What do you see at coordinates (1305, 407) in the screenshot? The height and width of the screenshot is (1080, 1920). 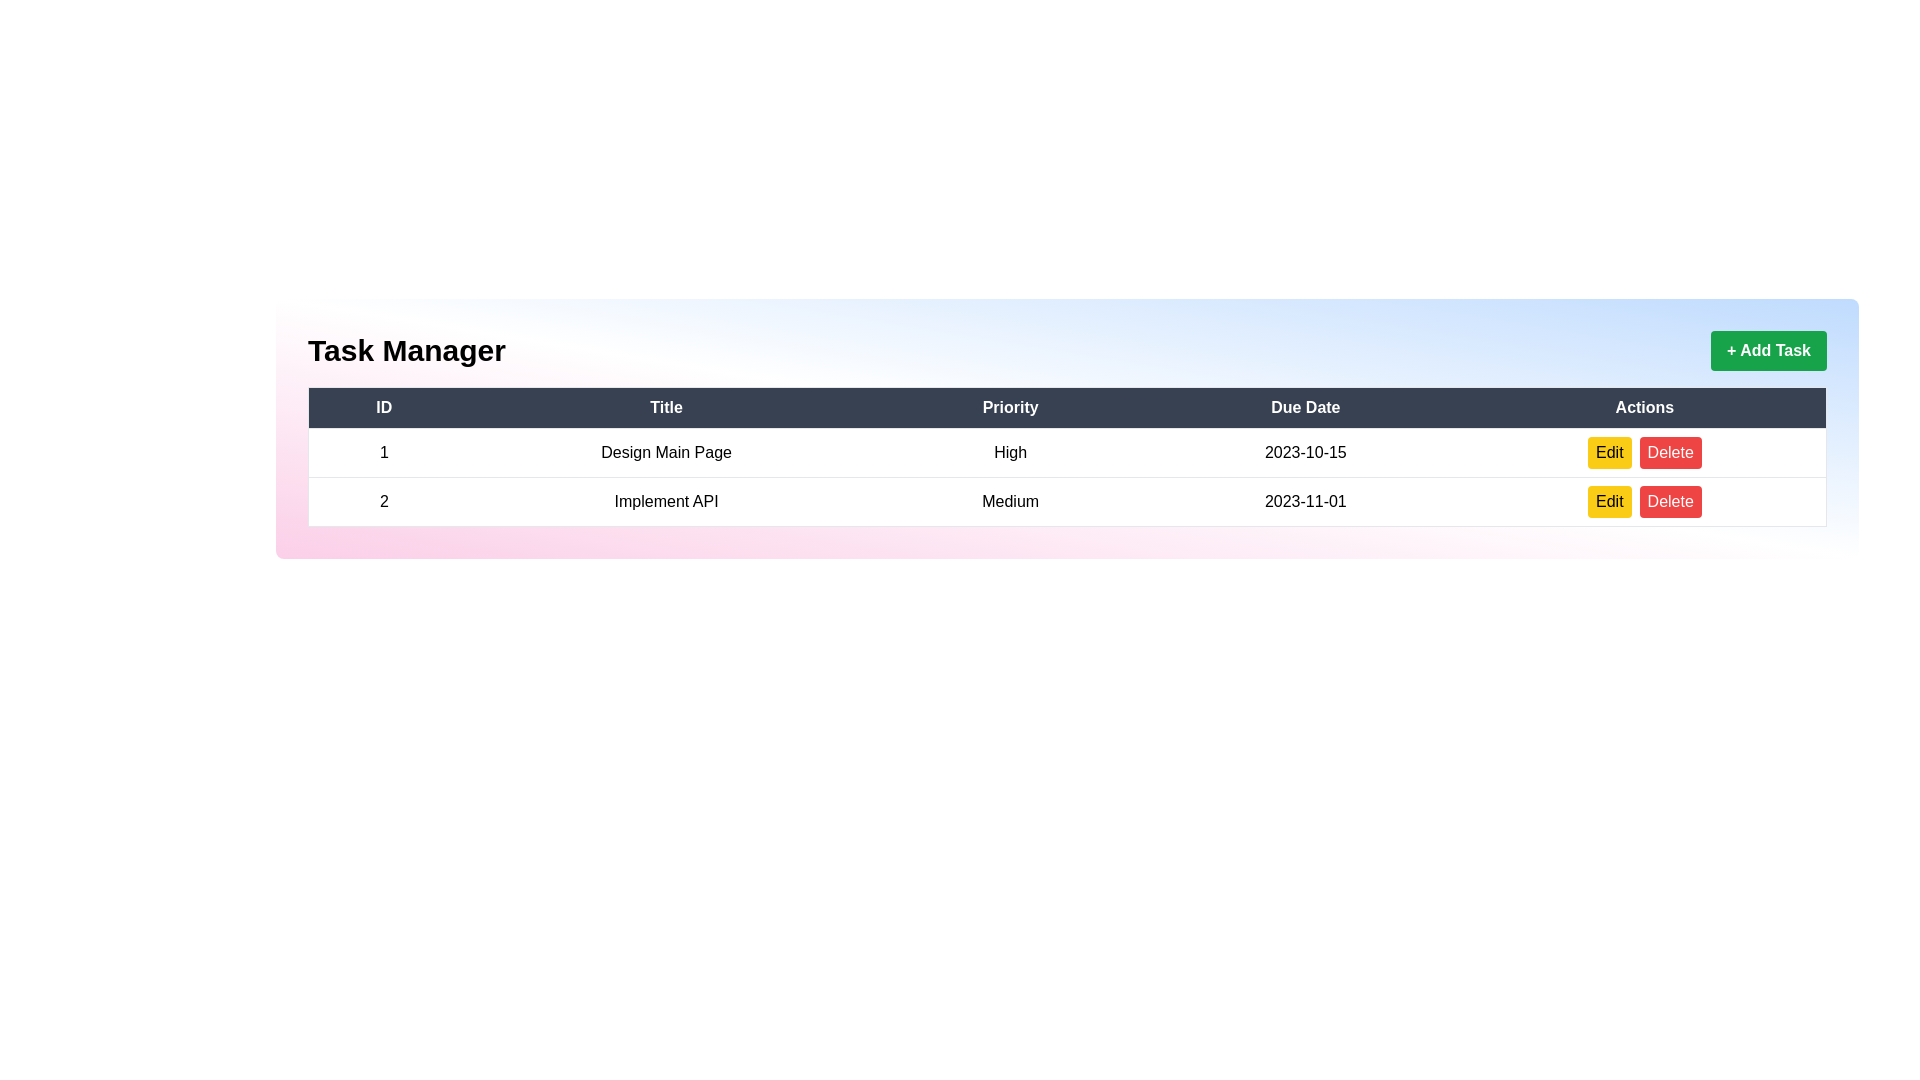 I see `the 'Due Date' label, which is styled with white text on a dark background and is the fourth item in a horizontal sequence within a table header layout` at bounding box center [1305, 407].